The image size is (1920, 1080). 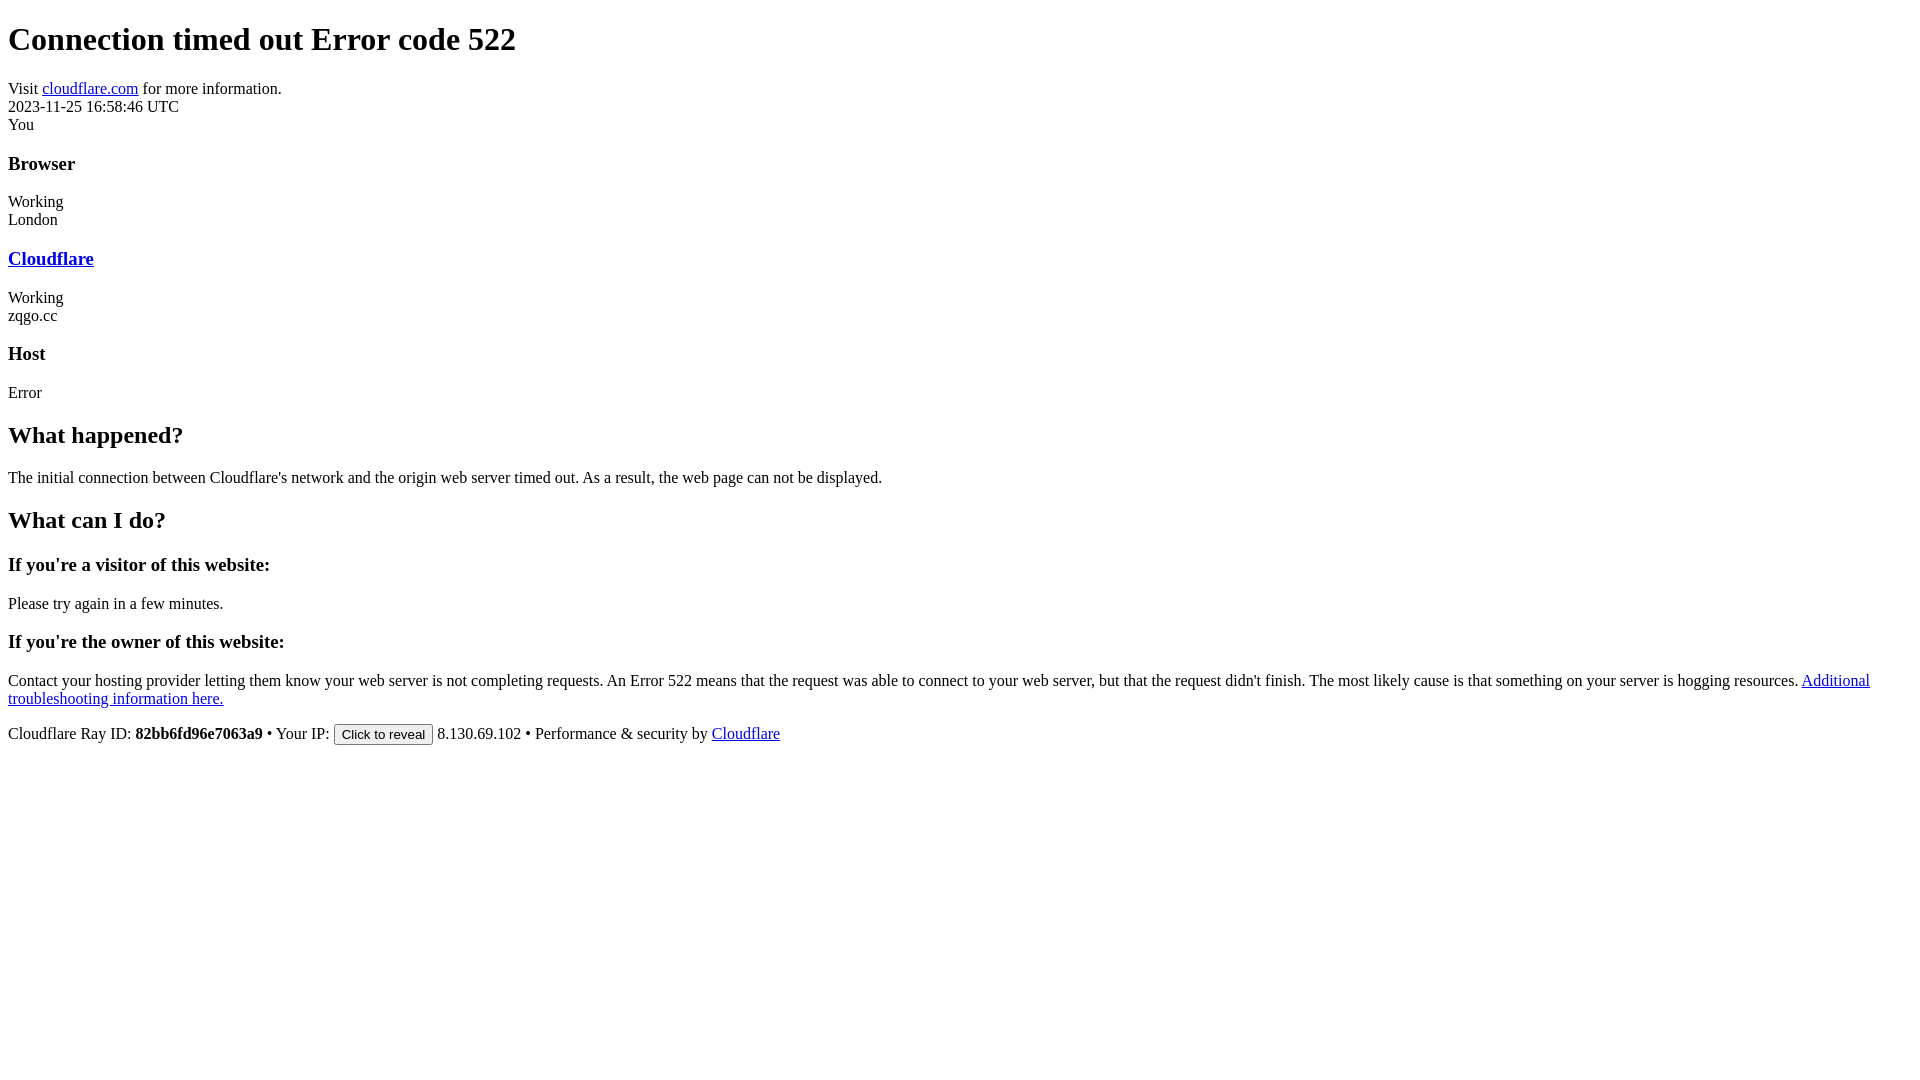 I want to click on 'Cloudflare', so click(x=51, y=257).